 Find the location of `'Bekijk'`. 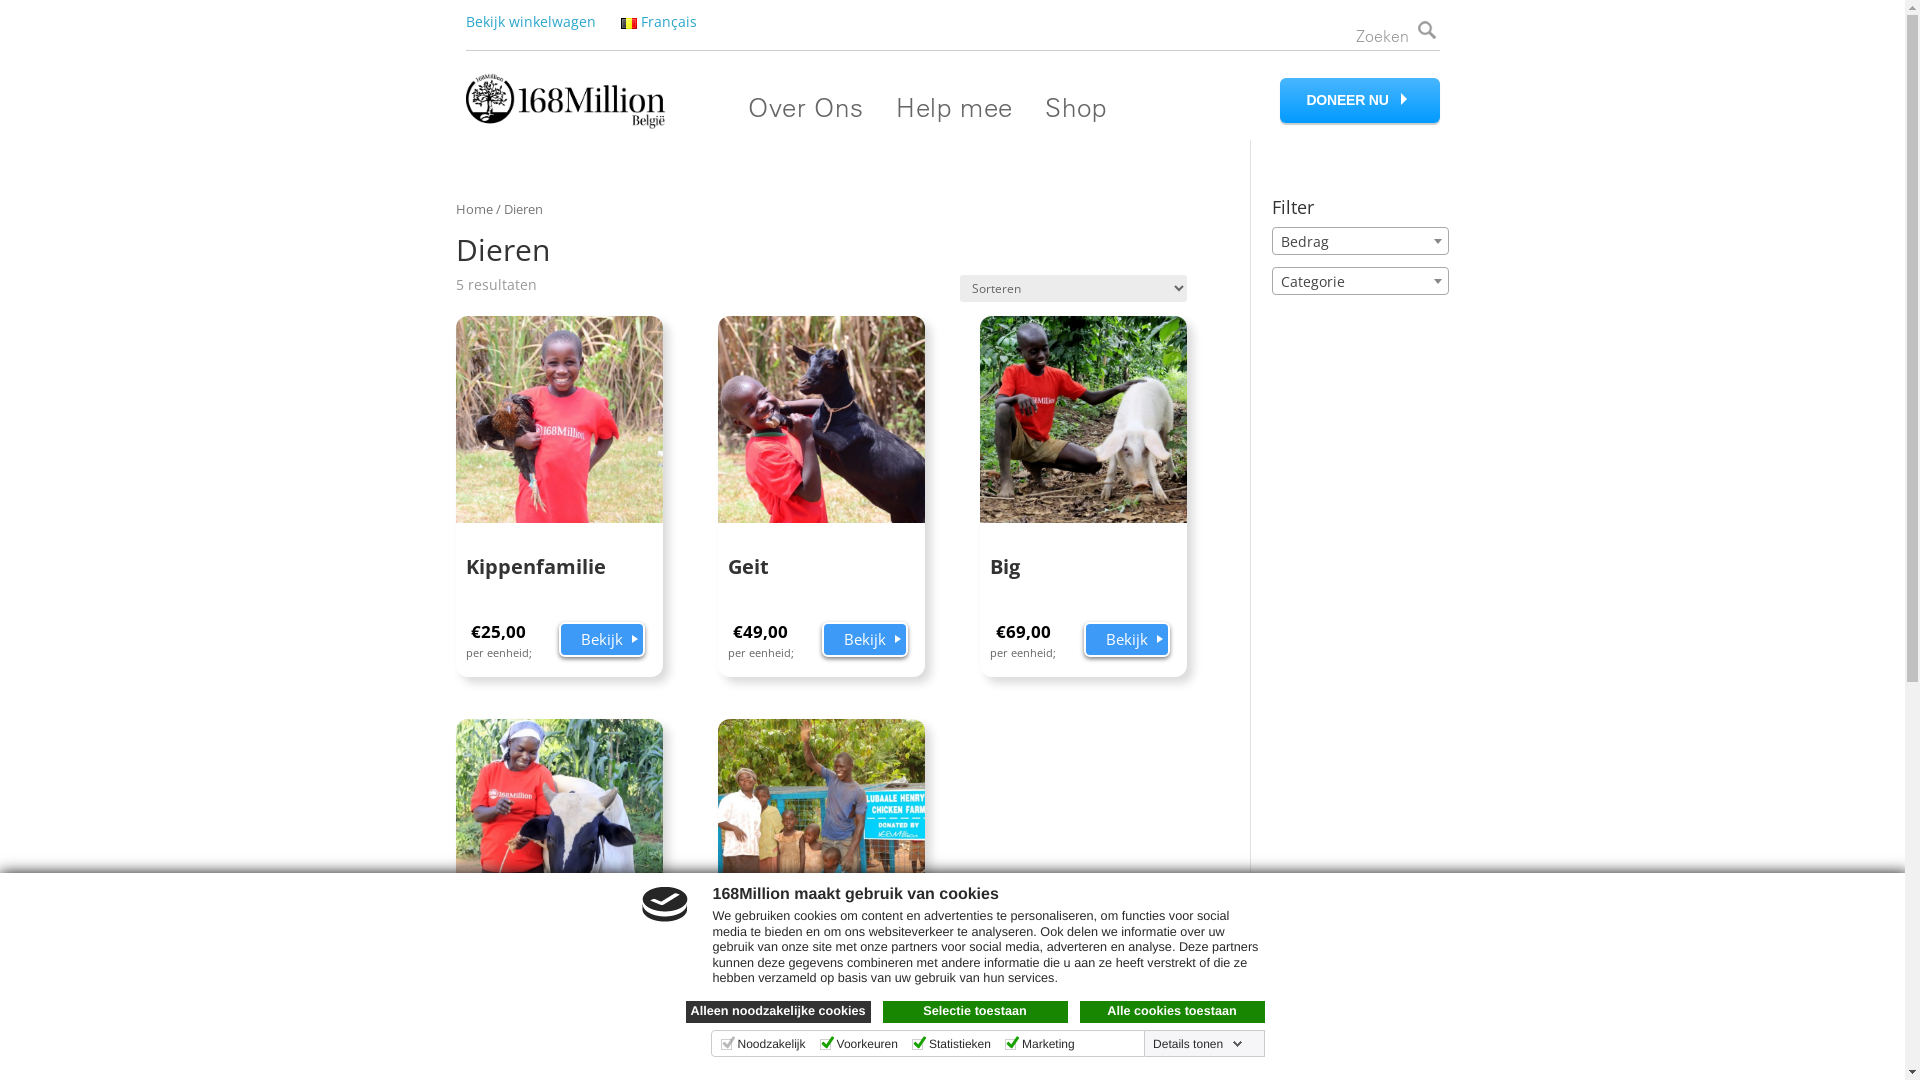

'Bekijk' is located at coordinates (600, 1041).